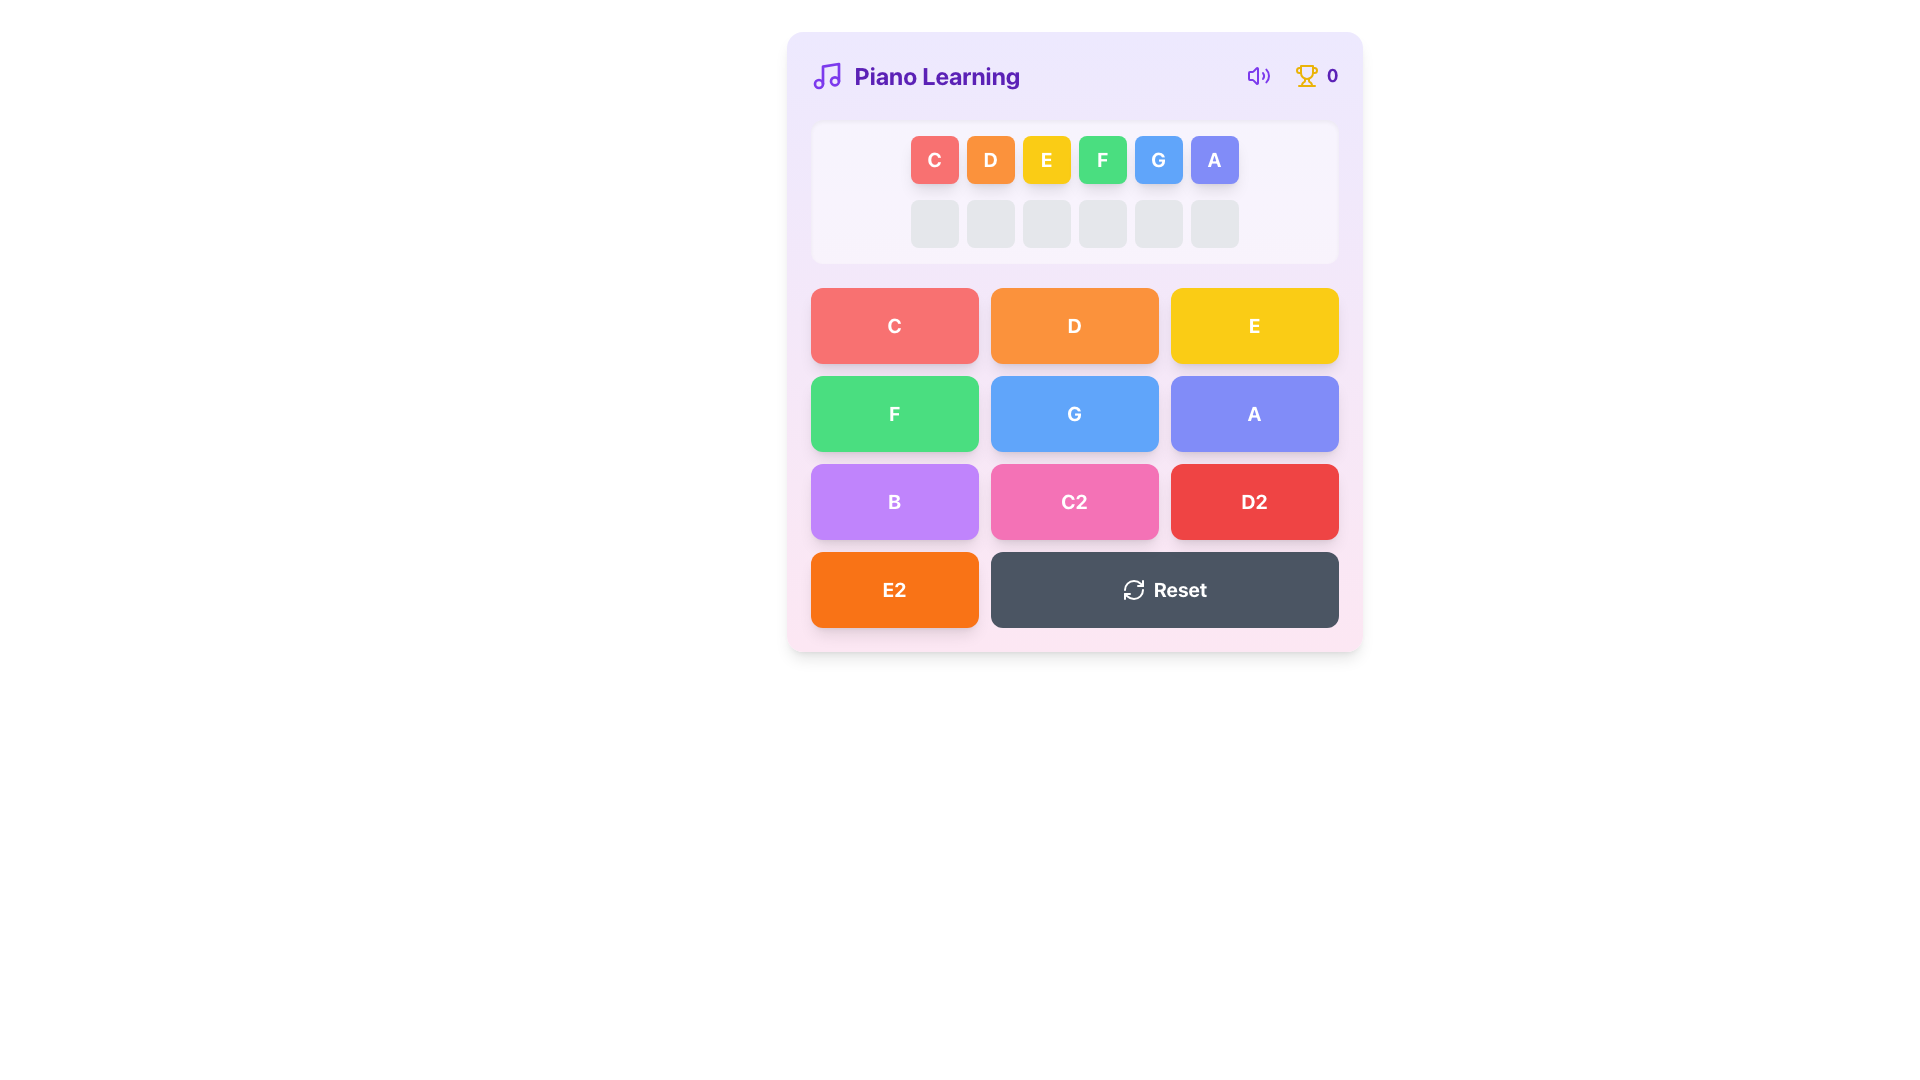 Image resolution: width=1920 pixels, height=1080 pixels. Describe the element at coordinates (1306, 75) in the screenshot. I see `the achievement icon located at the top-right corner of the interface, which visually represents an achievement or milestone` at that location.